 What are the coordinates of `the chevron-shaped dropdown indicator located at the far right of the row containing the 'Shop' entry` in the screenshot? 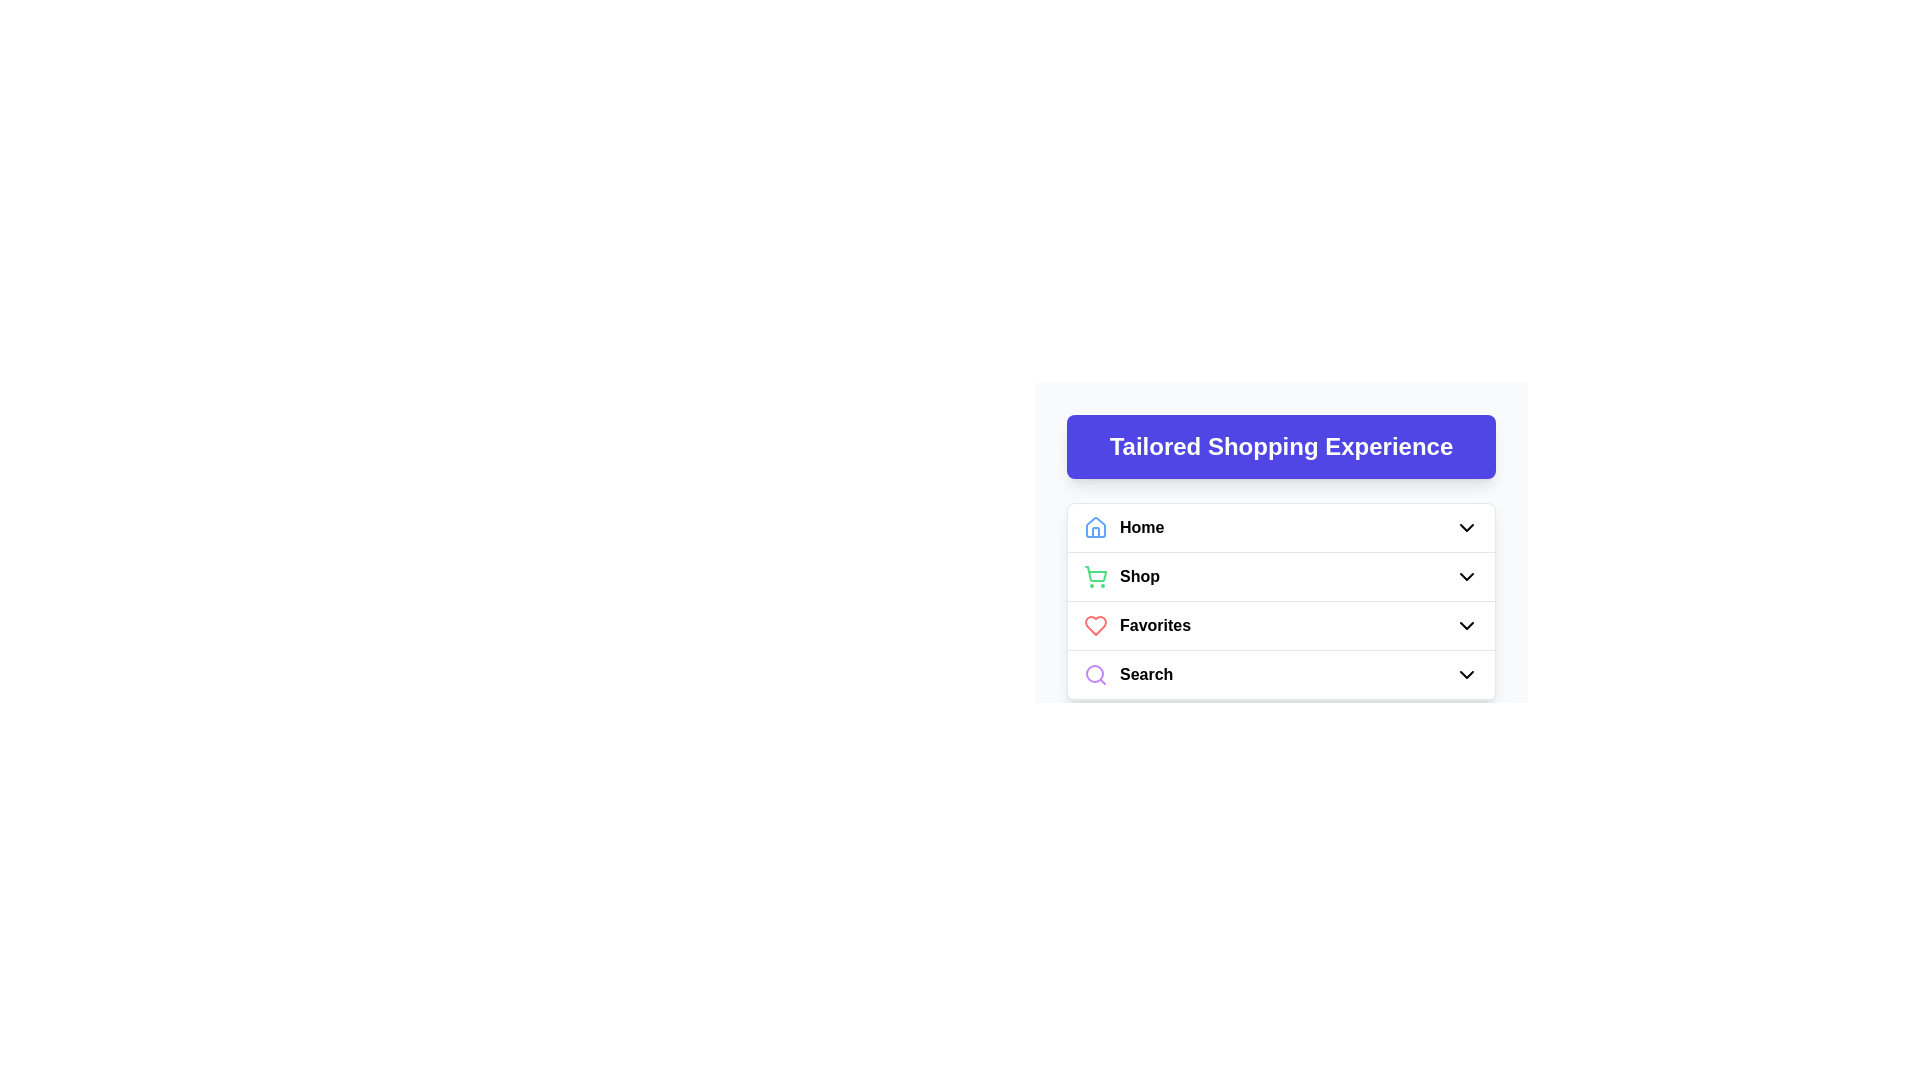 It's located at (1467, 577).